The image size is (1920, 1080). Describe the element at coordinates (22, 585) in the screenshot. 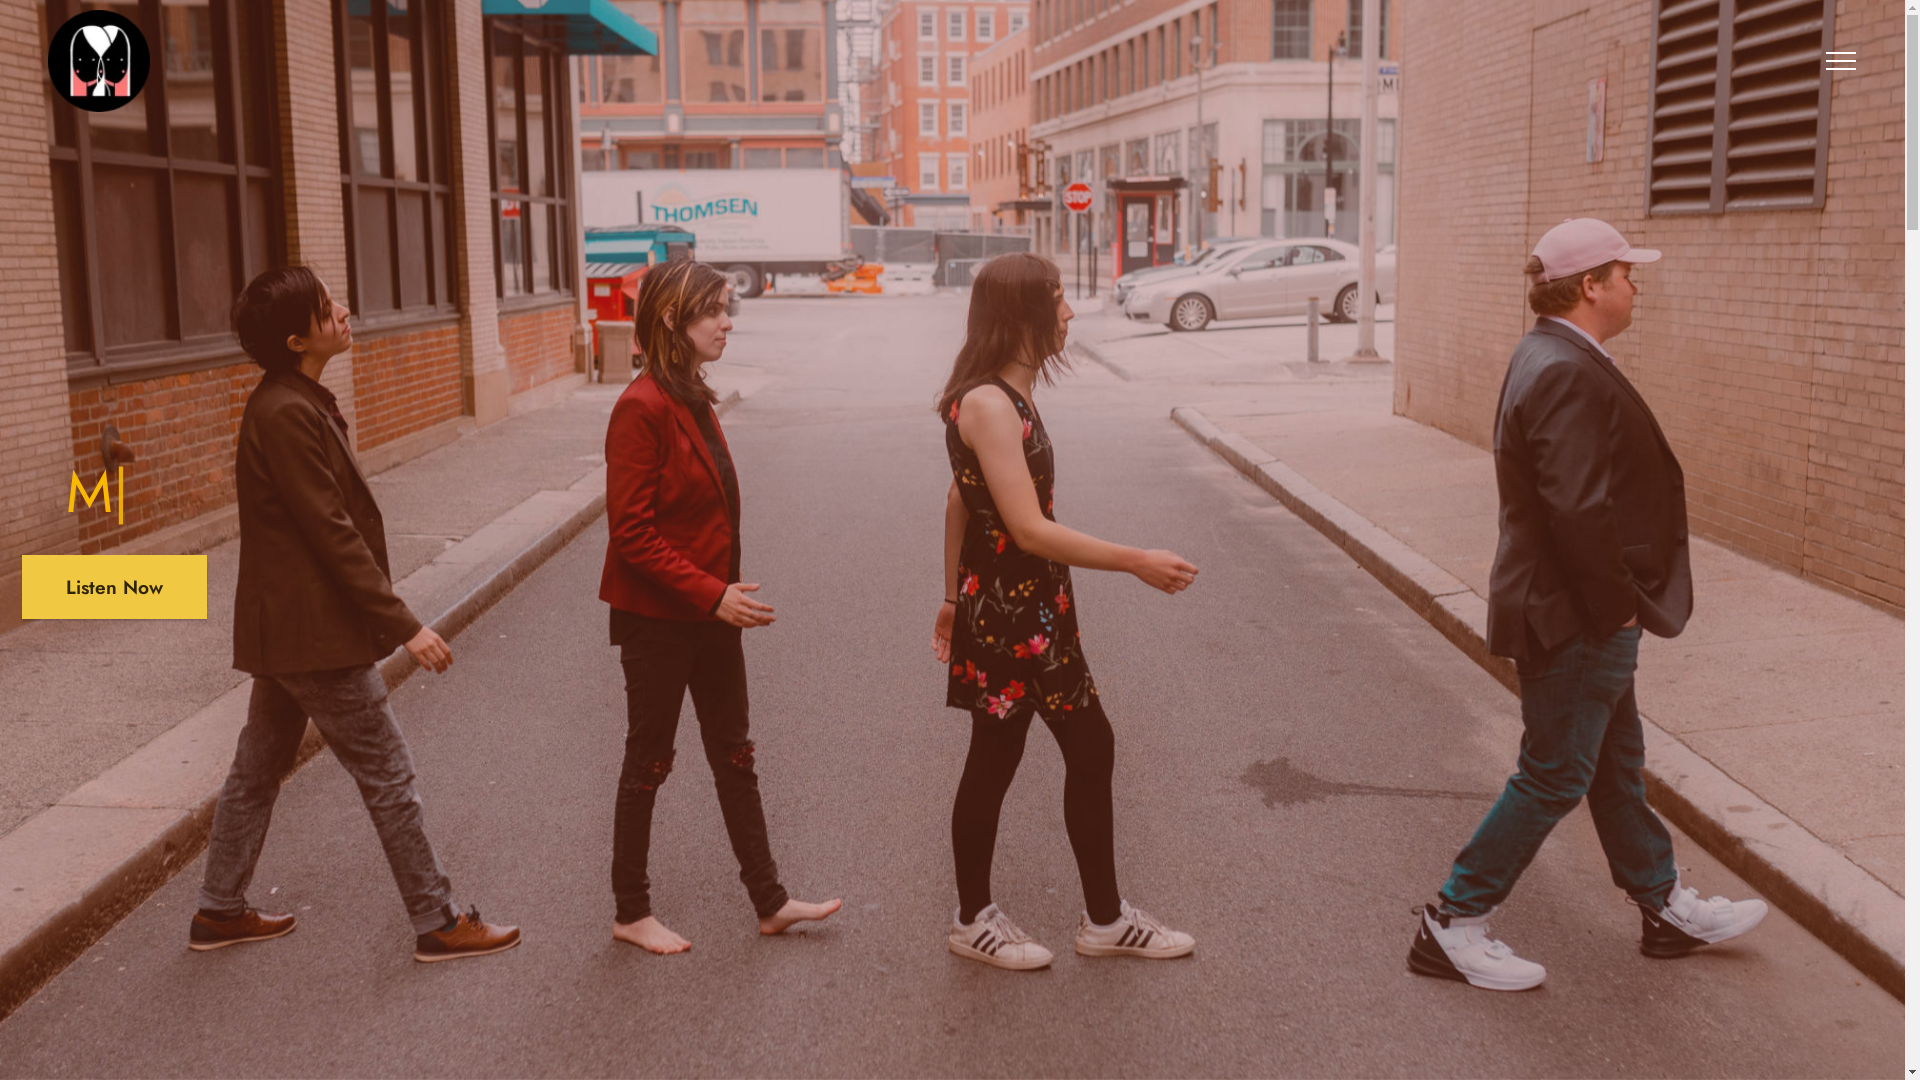

I see `'Listen Now'` at that location.